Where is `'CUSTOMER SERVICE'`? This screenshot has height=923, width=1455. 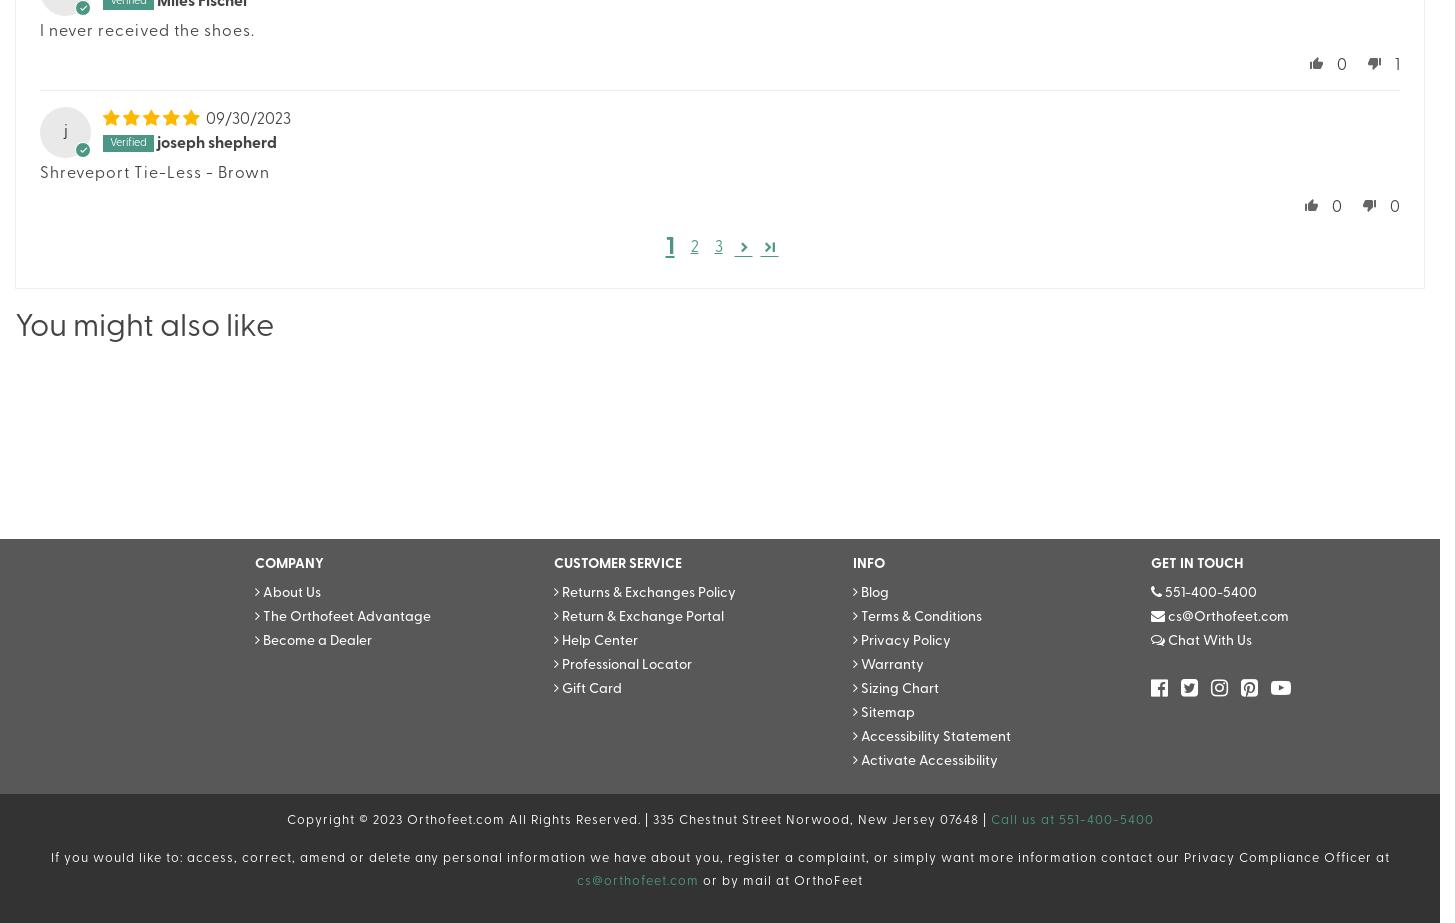
'CUSTOMER SERVICE' is located at coordinates (553, 563).